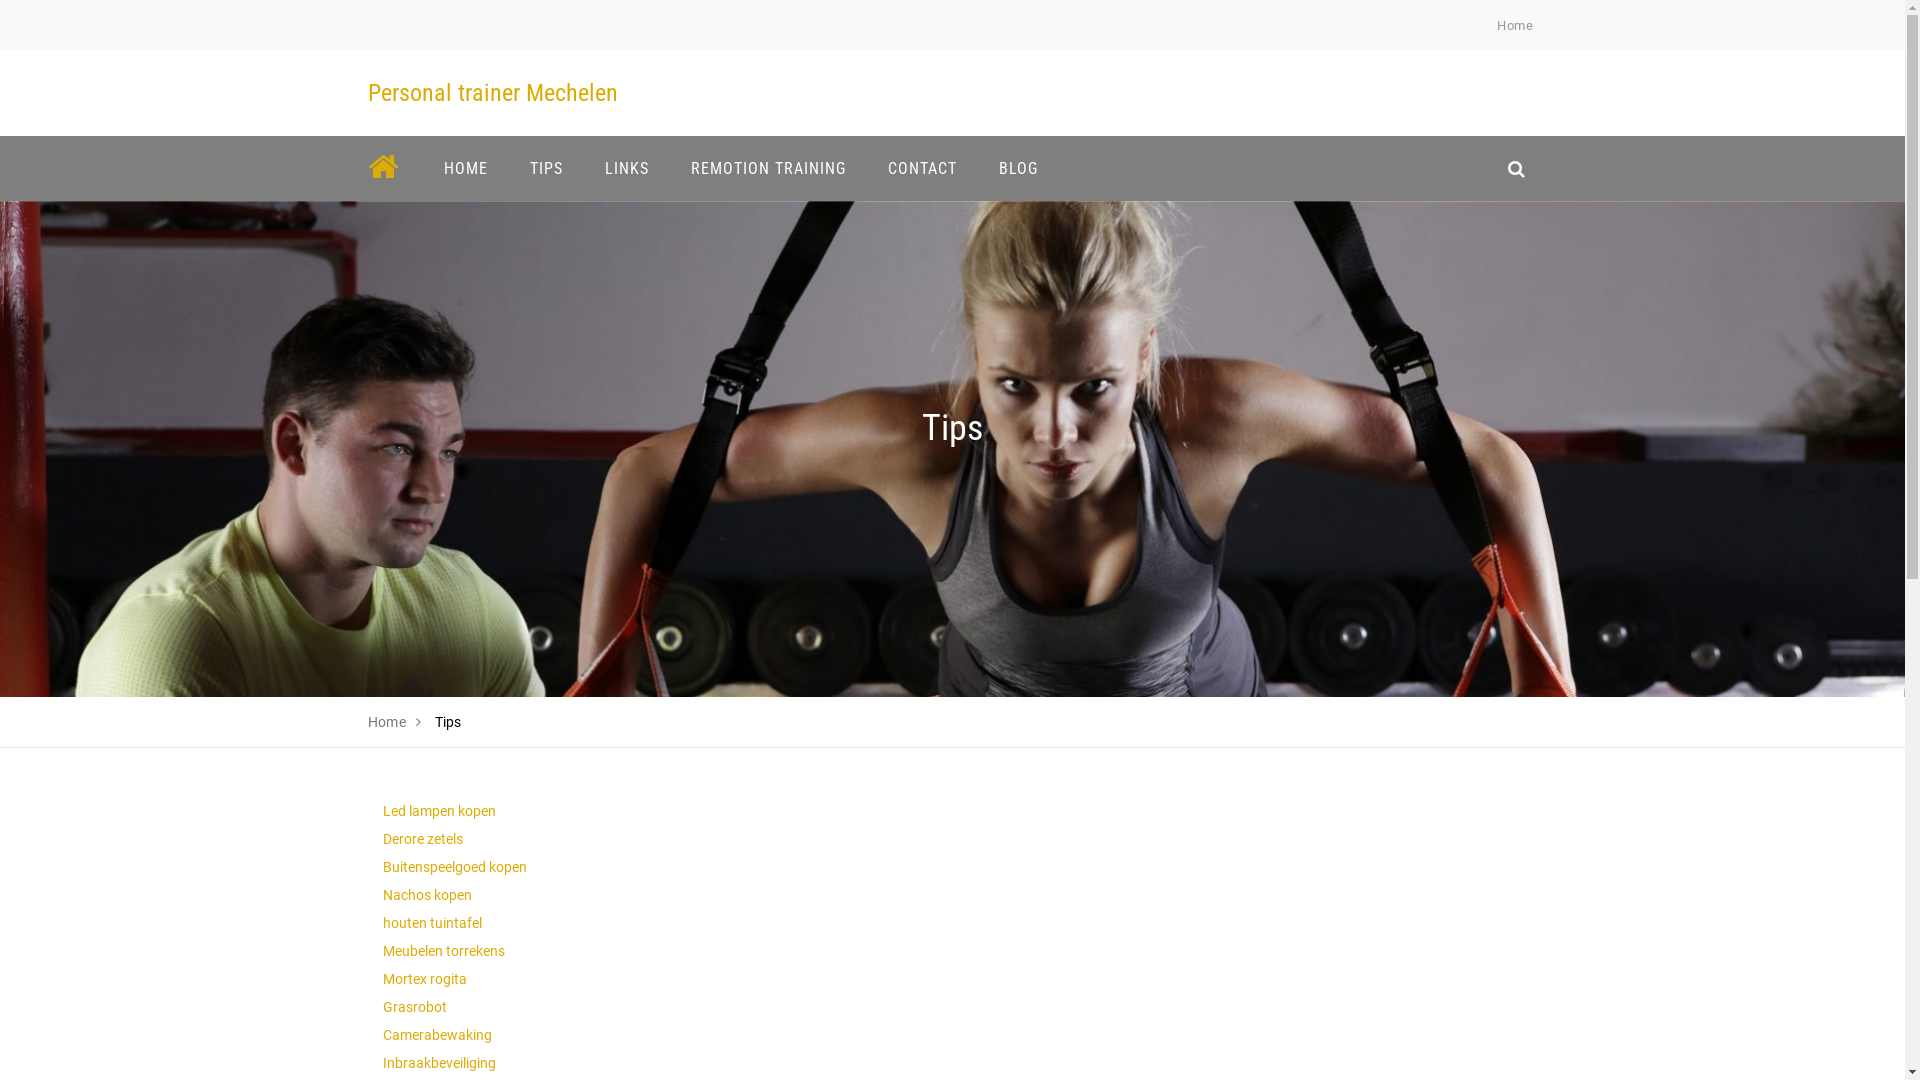 This screenshot has height=1080, width=1920. What do you see at coordinates (422, 978) in the screenshot?
I see `'Mortex rogita'` at bounding box center [422, 978].